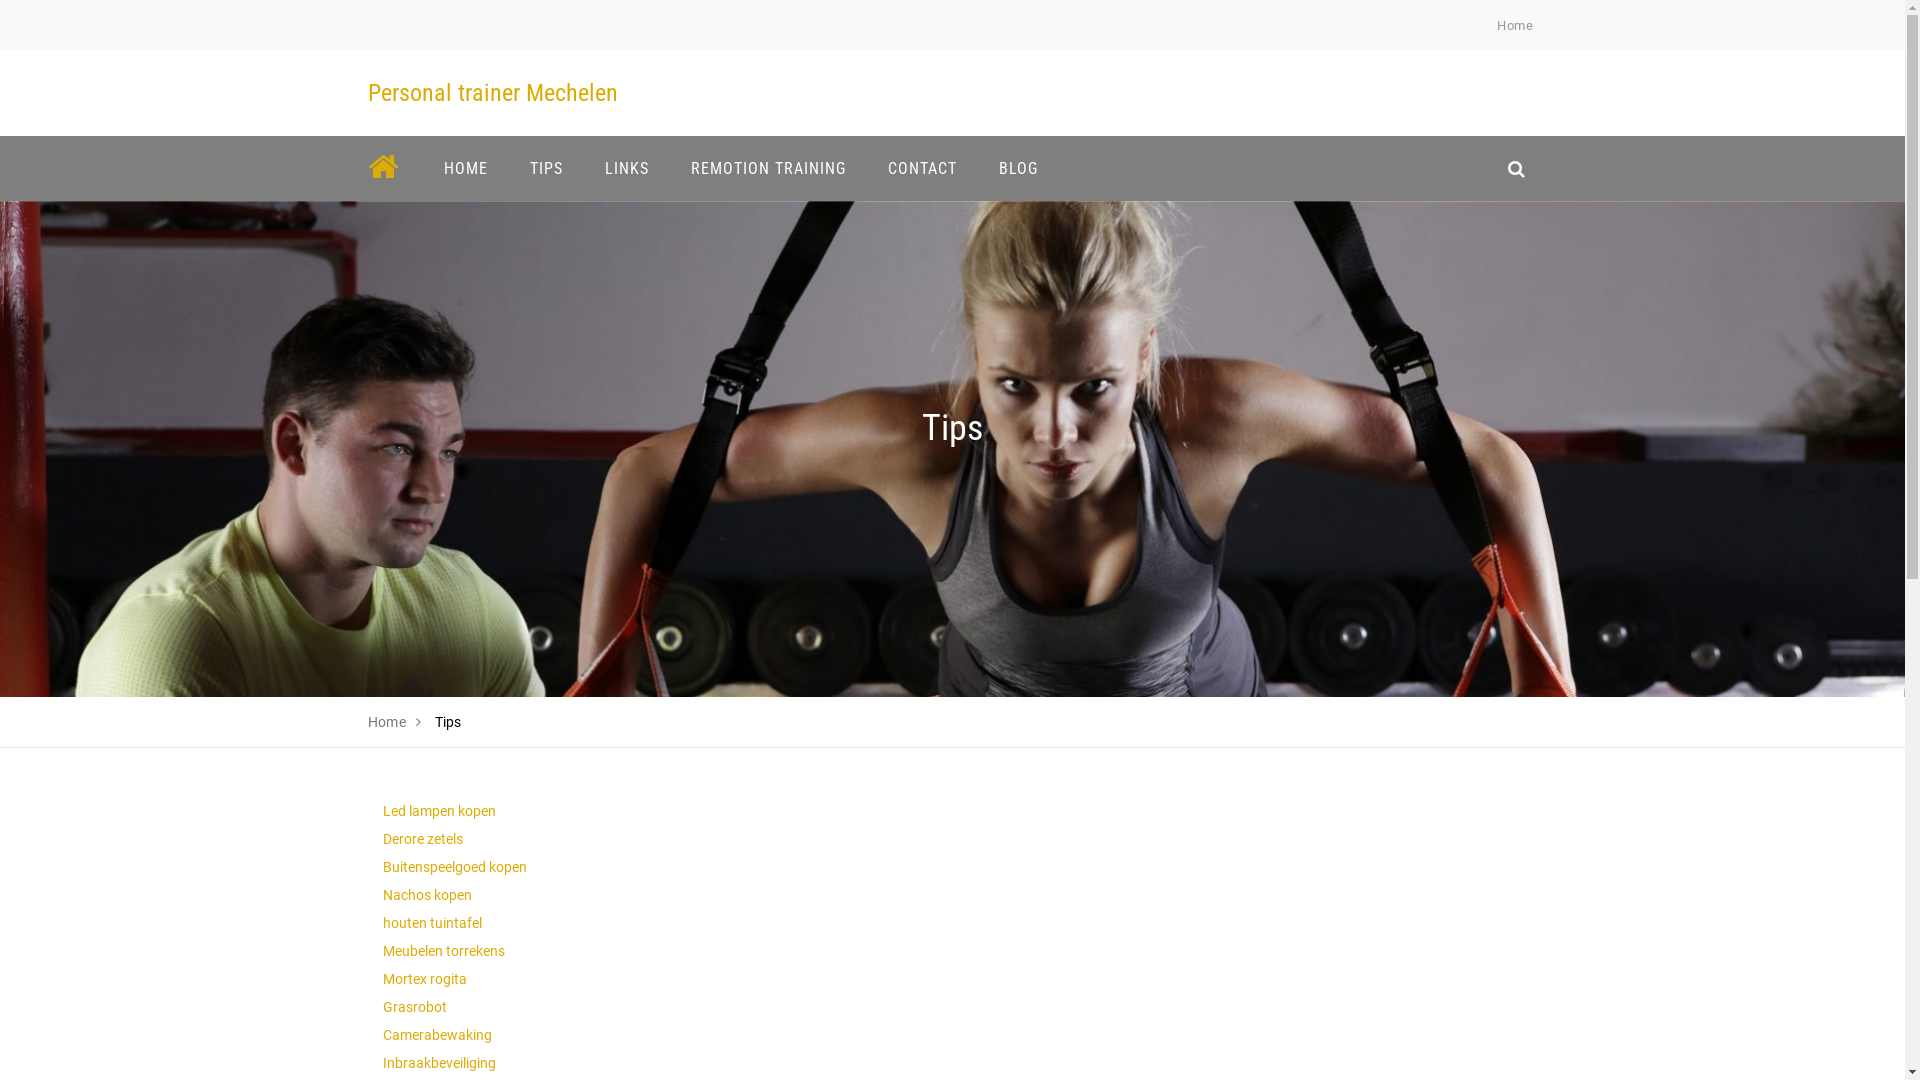 This screenshot has height=1080, width=1920. What do you see at coordinates (422, 978) in the screenshot?
I see `'Mortex rogita'` at bounding box center [422, 978].